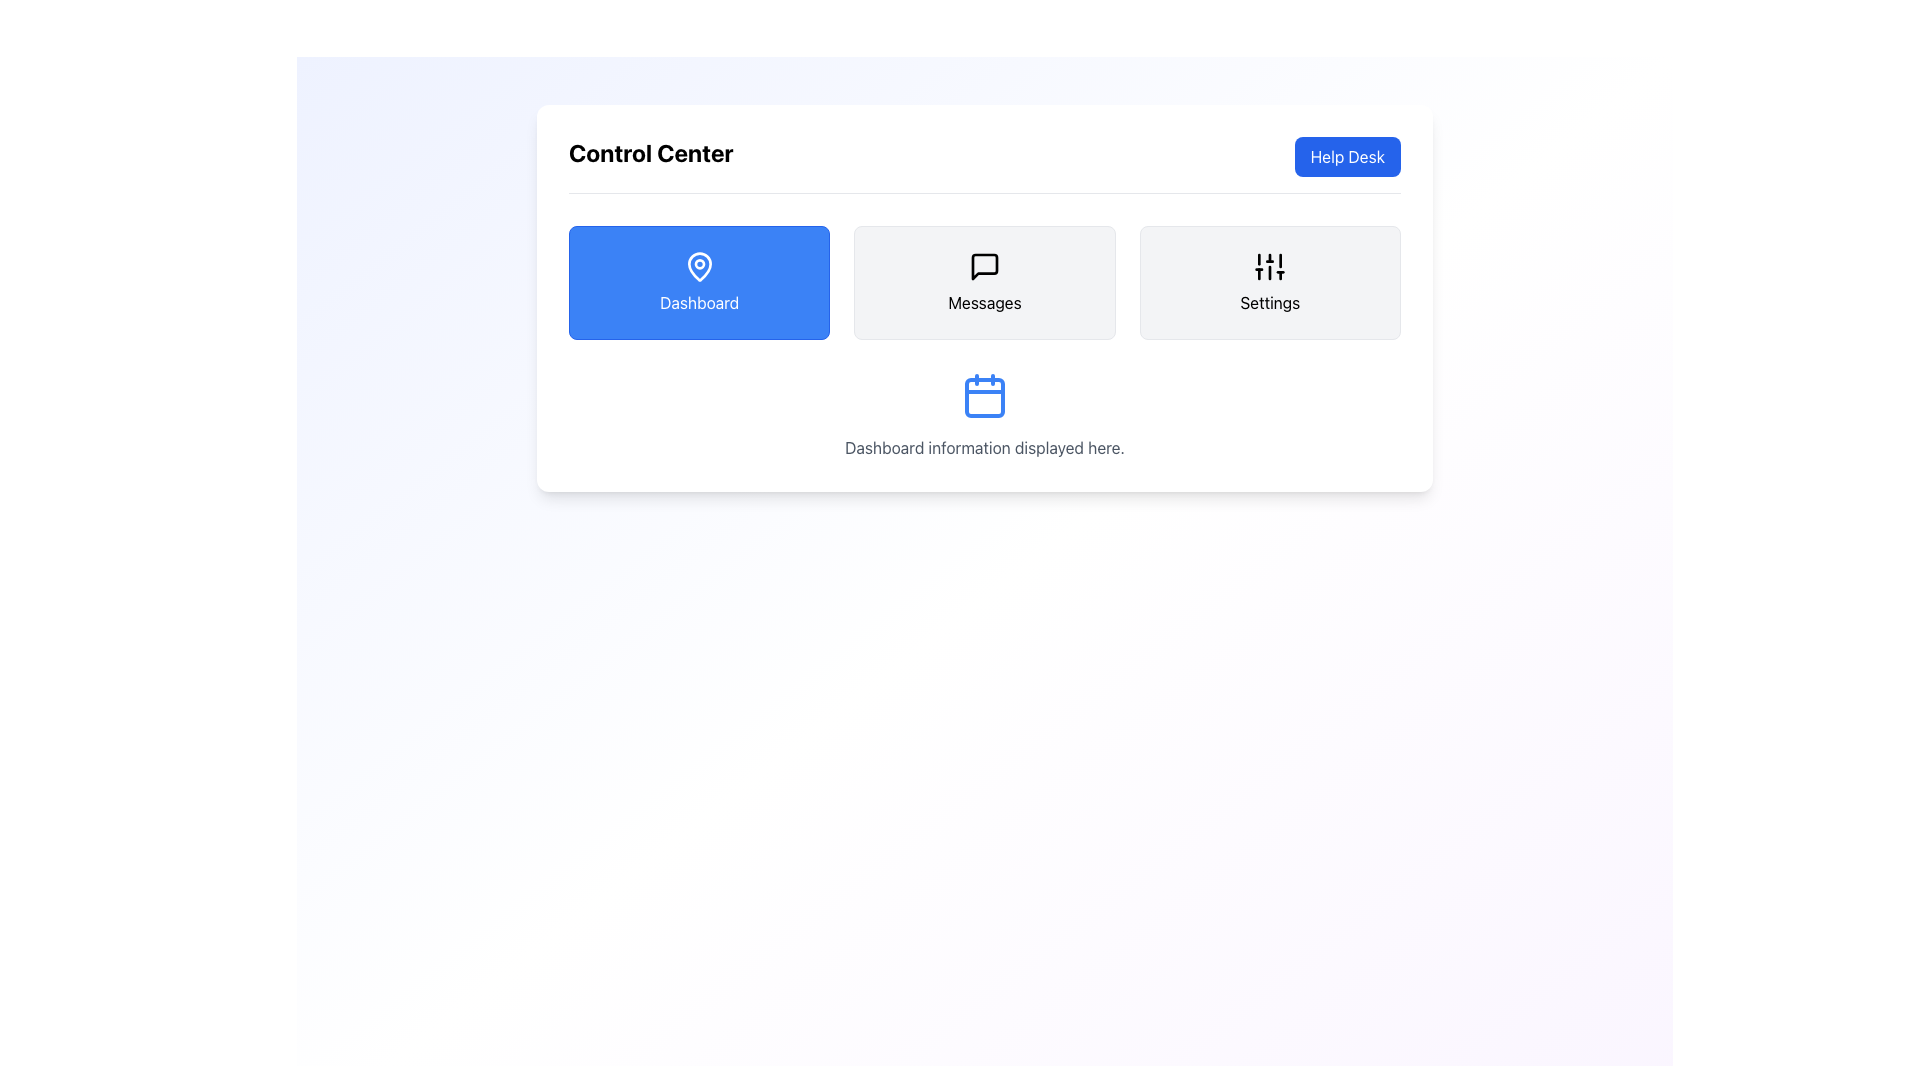 The image size is (1920, 1080). I want to click on the pin-like Vector icon located within the blue 'Dashboard' button, which is centrally positioned under the 'Control Center' header, so click(699, 265).